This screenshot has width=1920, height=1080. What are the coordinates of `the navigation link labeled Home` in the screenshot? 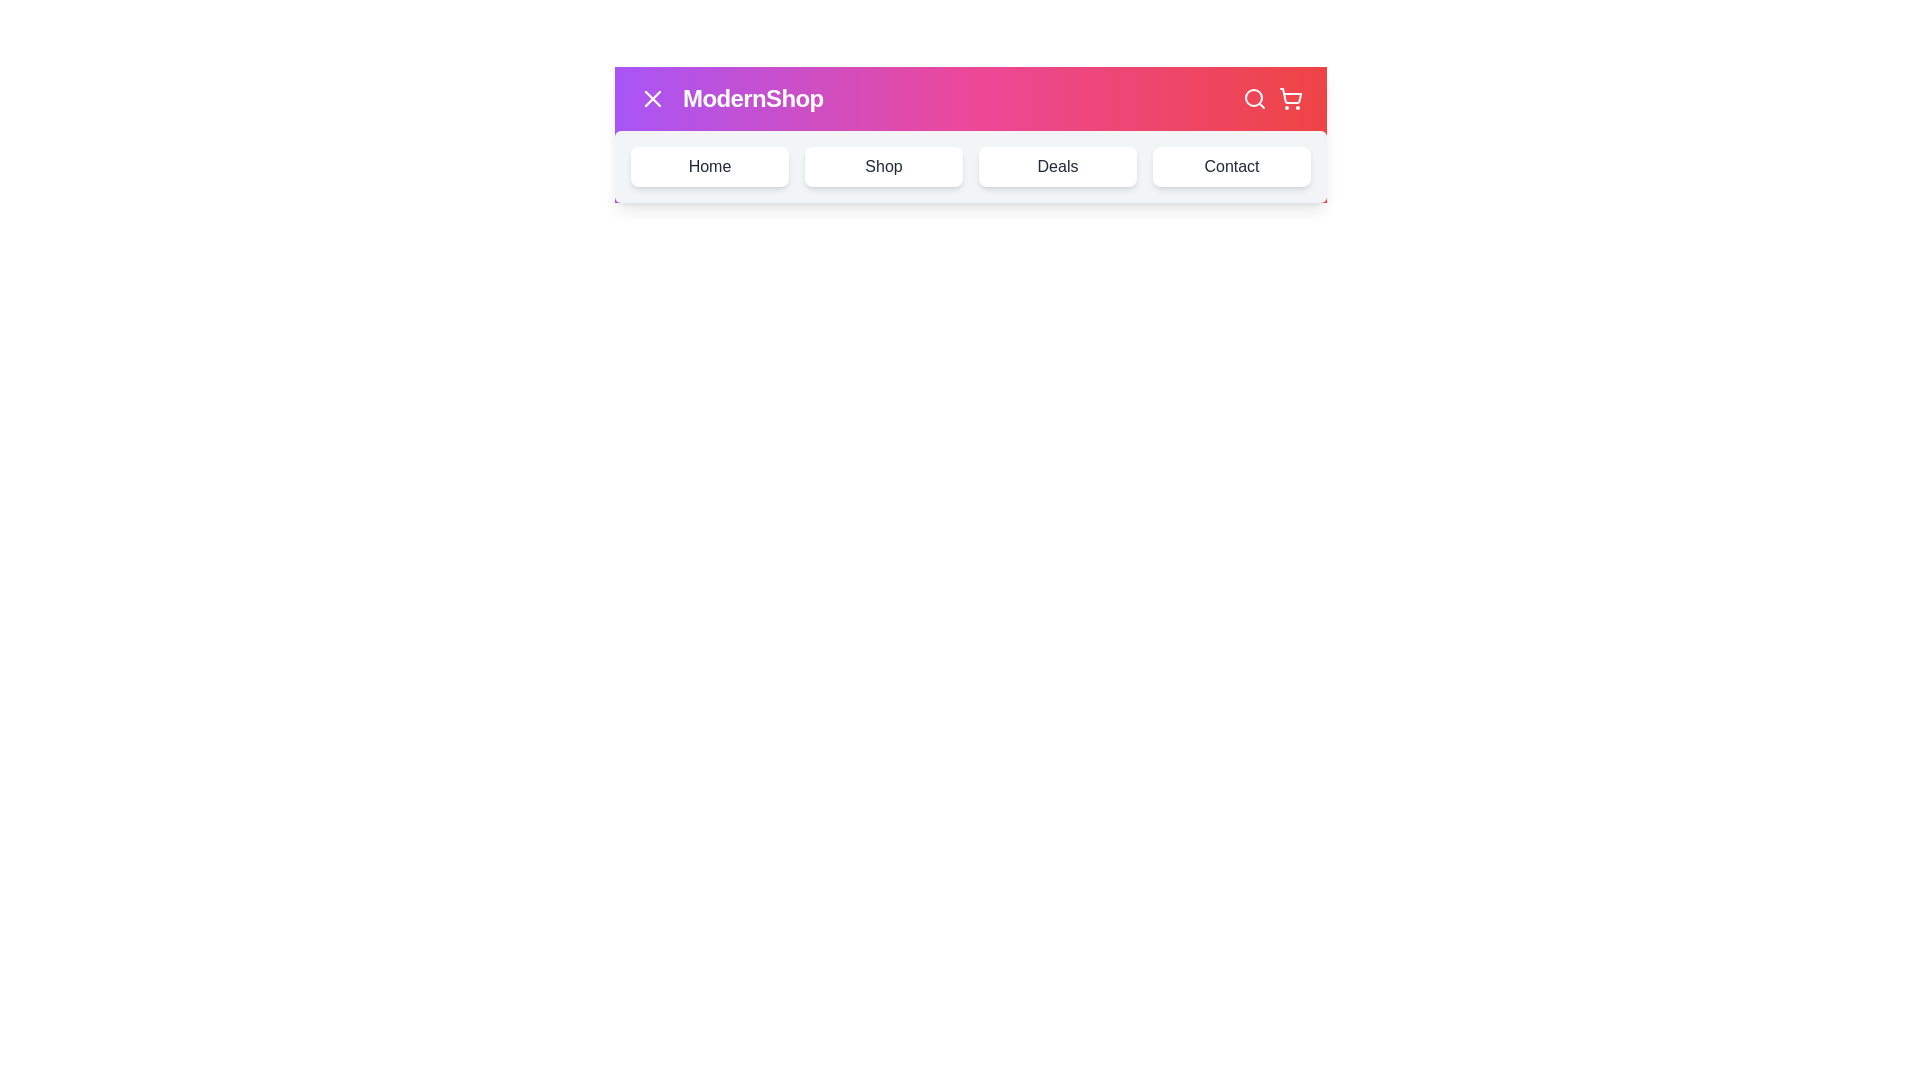 It's located at (710, 165).